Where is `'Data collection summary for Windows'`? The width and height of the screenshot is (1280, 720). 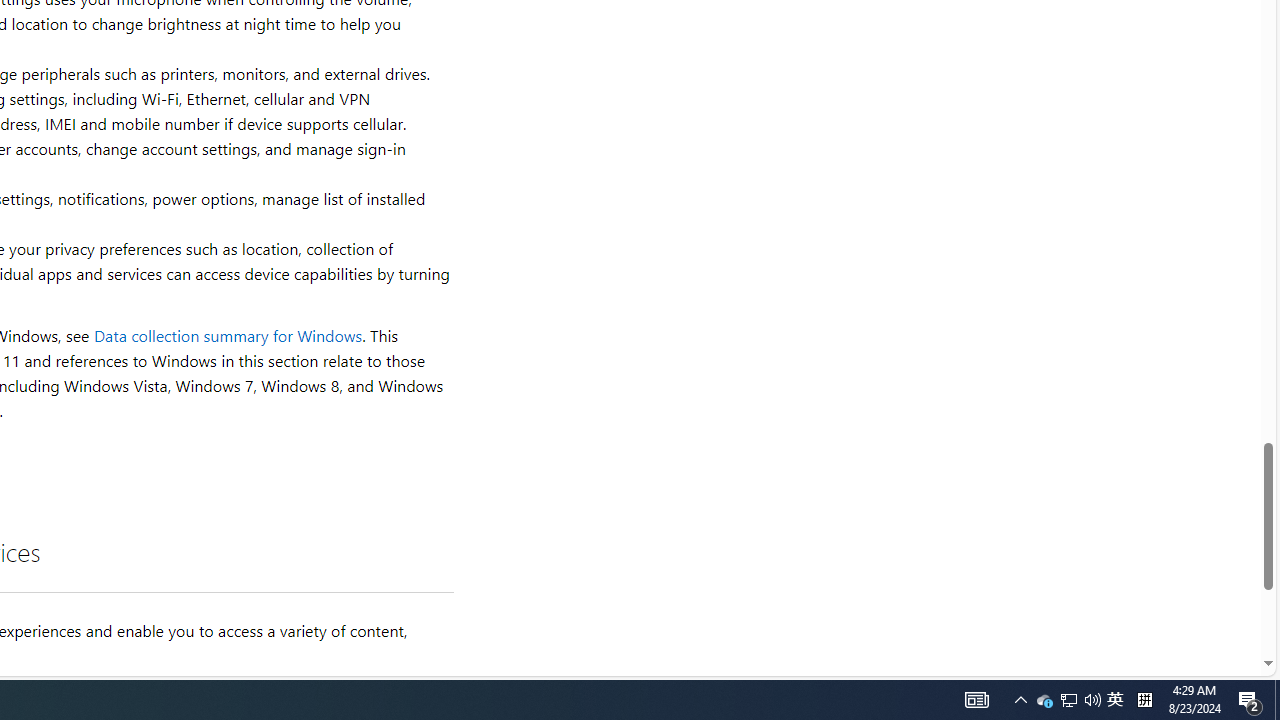
'Data collection summary for Windows' is located at coordinates (228, 334).